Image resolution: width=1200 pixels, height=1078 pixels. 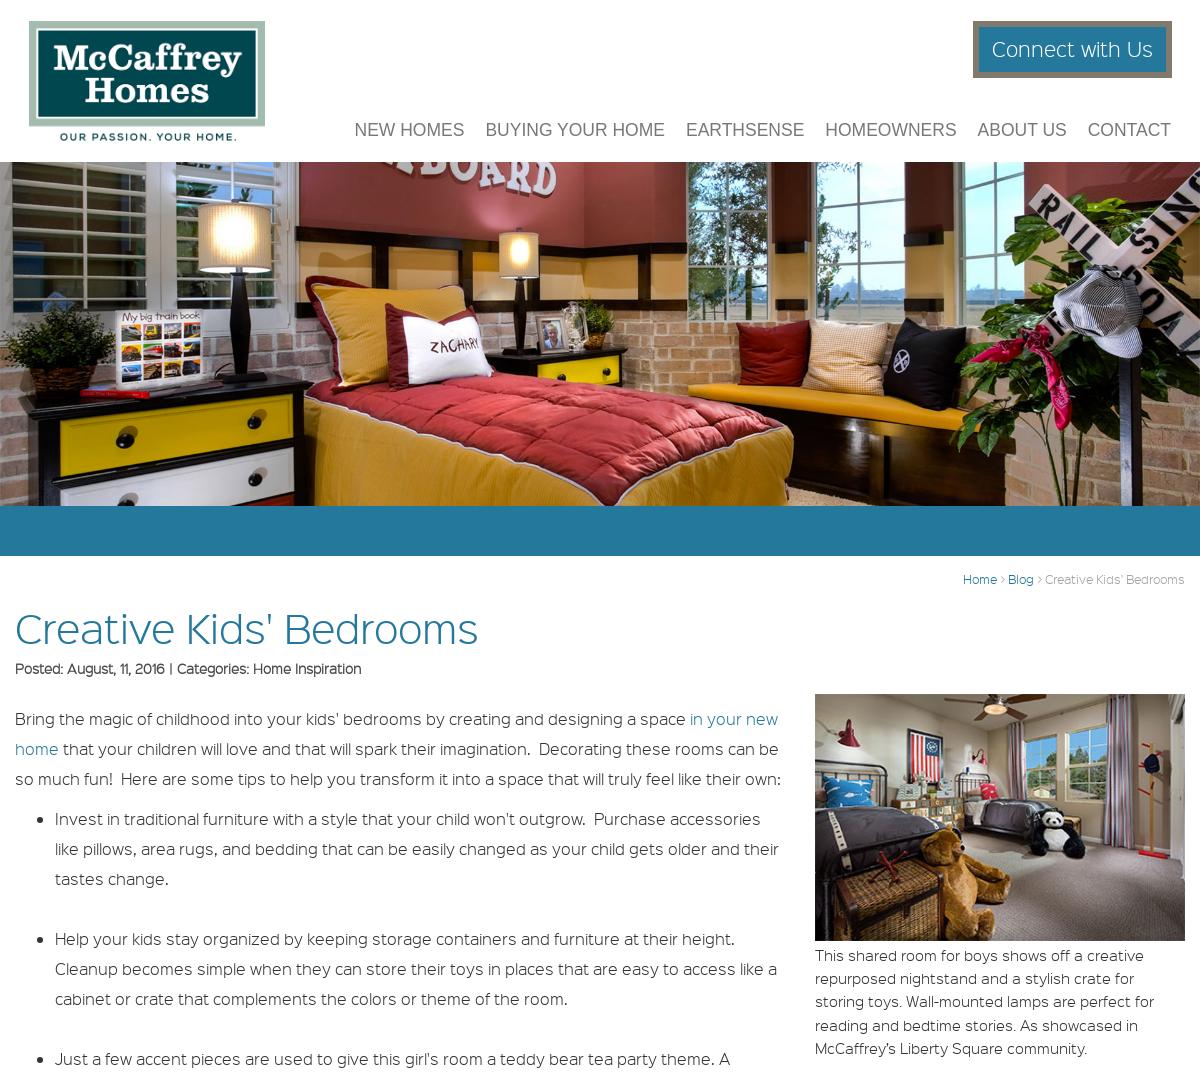 I want to click on 'Categories:', so click(x=212, y=667).